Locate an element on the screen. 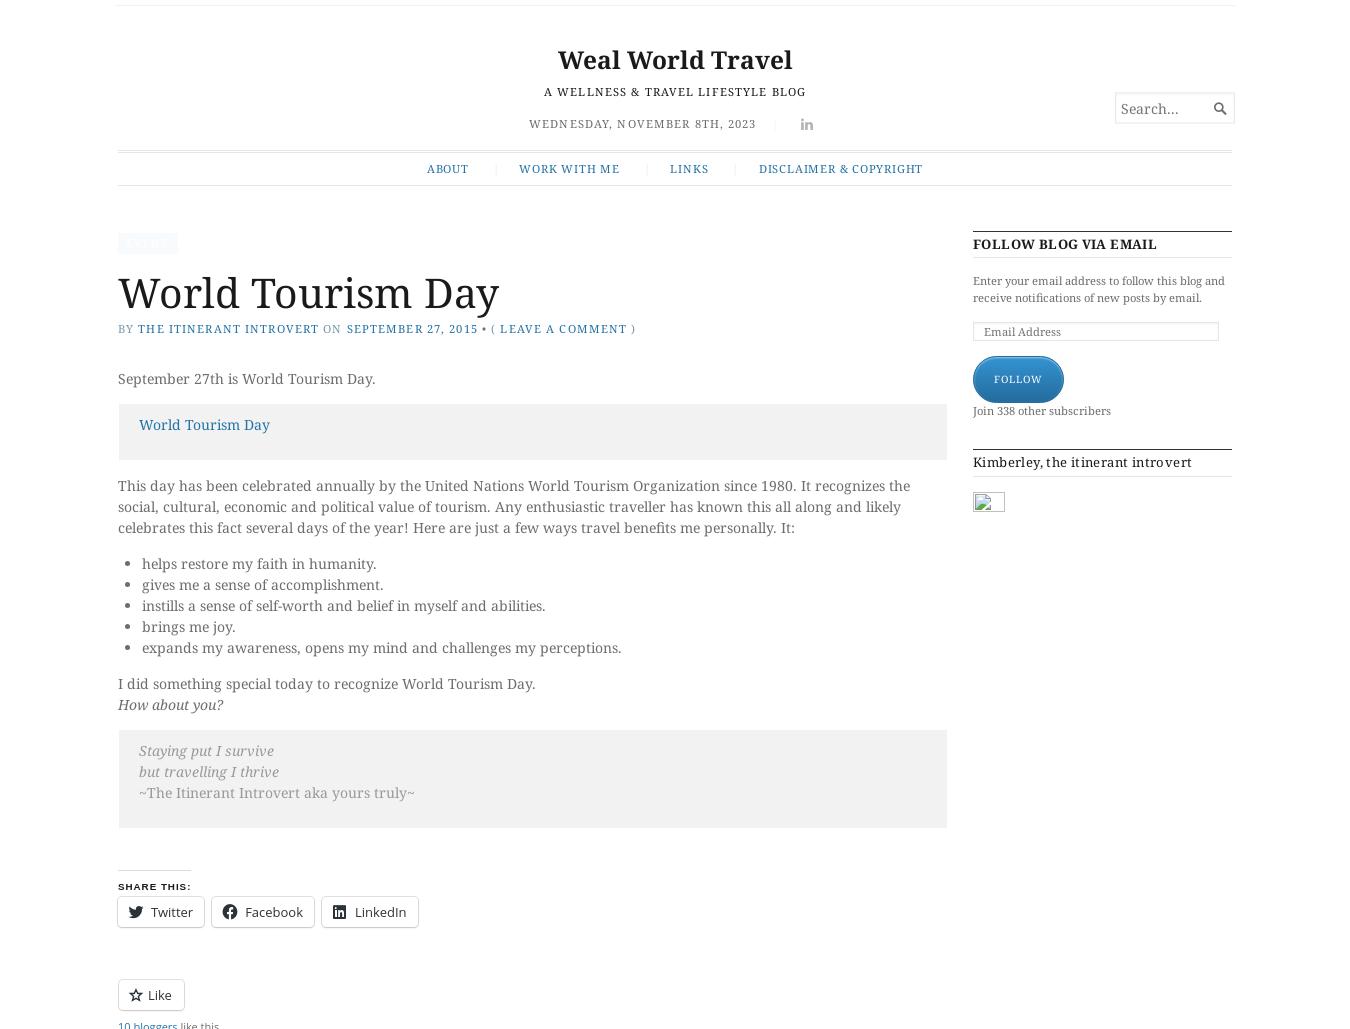 This screenshot has height=1029, width=1350. 'Weal World Travel' is located at coordinates (556, 59).